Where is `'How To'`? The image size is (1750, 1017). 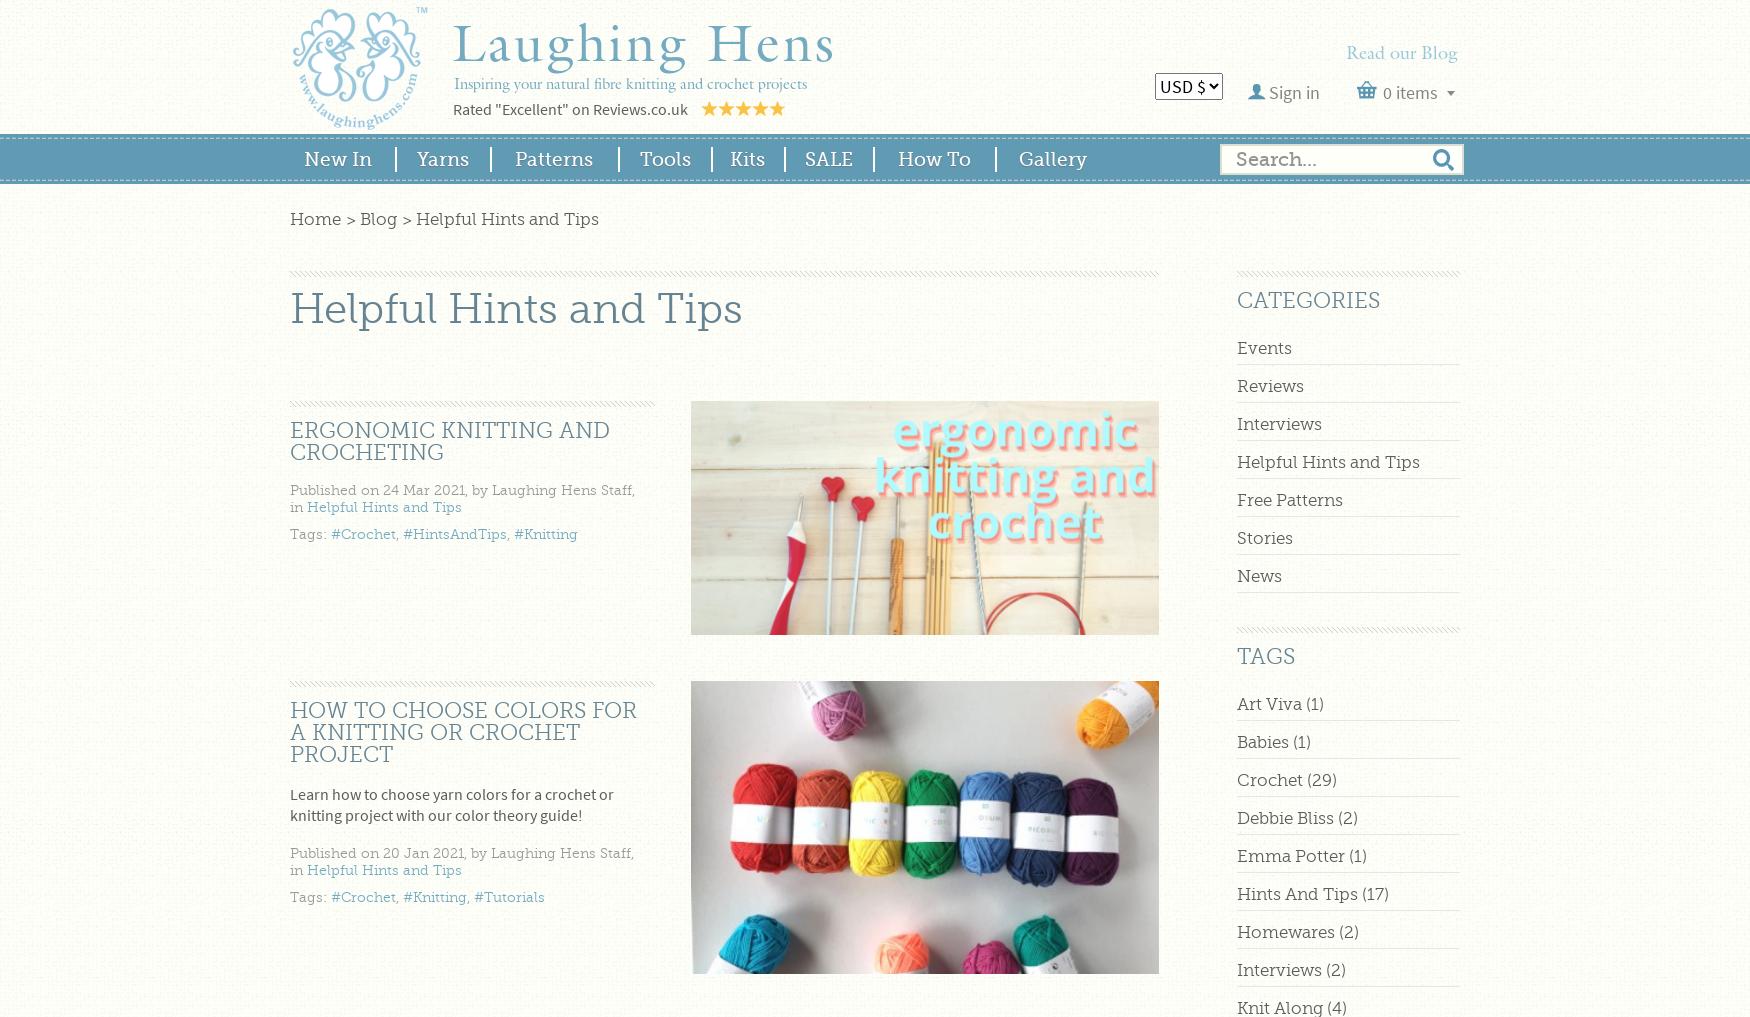 'How To' is located at coordinates (932, 157).